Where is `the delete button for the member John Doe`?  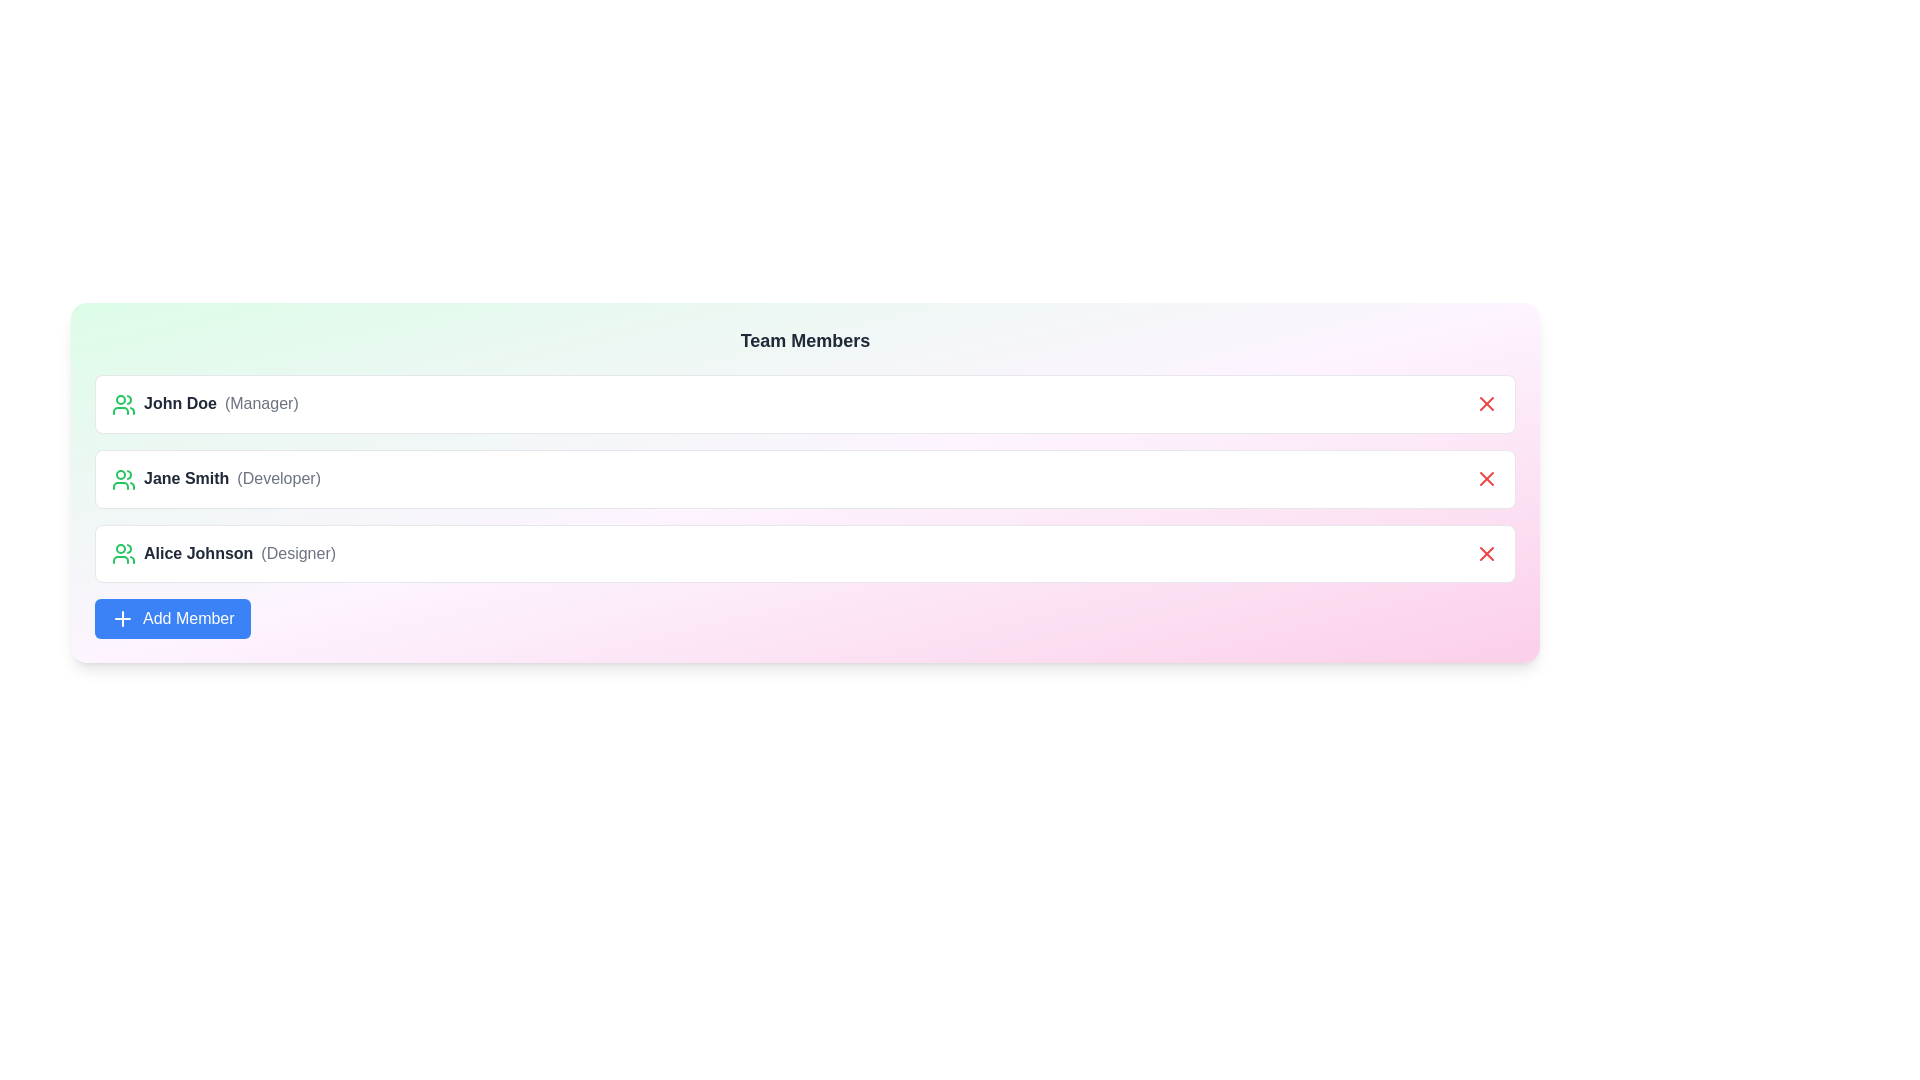
the delete button for the member John Doe is located at coordinates (1487, 404).